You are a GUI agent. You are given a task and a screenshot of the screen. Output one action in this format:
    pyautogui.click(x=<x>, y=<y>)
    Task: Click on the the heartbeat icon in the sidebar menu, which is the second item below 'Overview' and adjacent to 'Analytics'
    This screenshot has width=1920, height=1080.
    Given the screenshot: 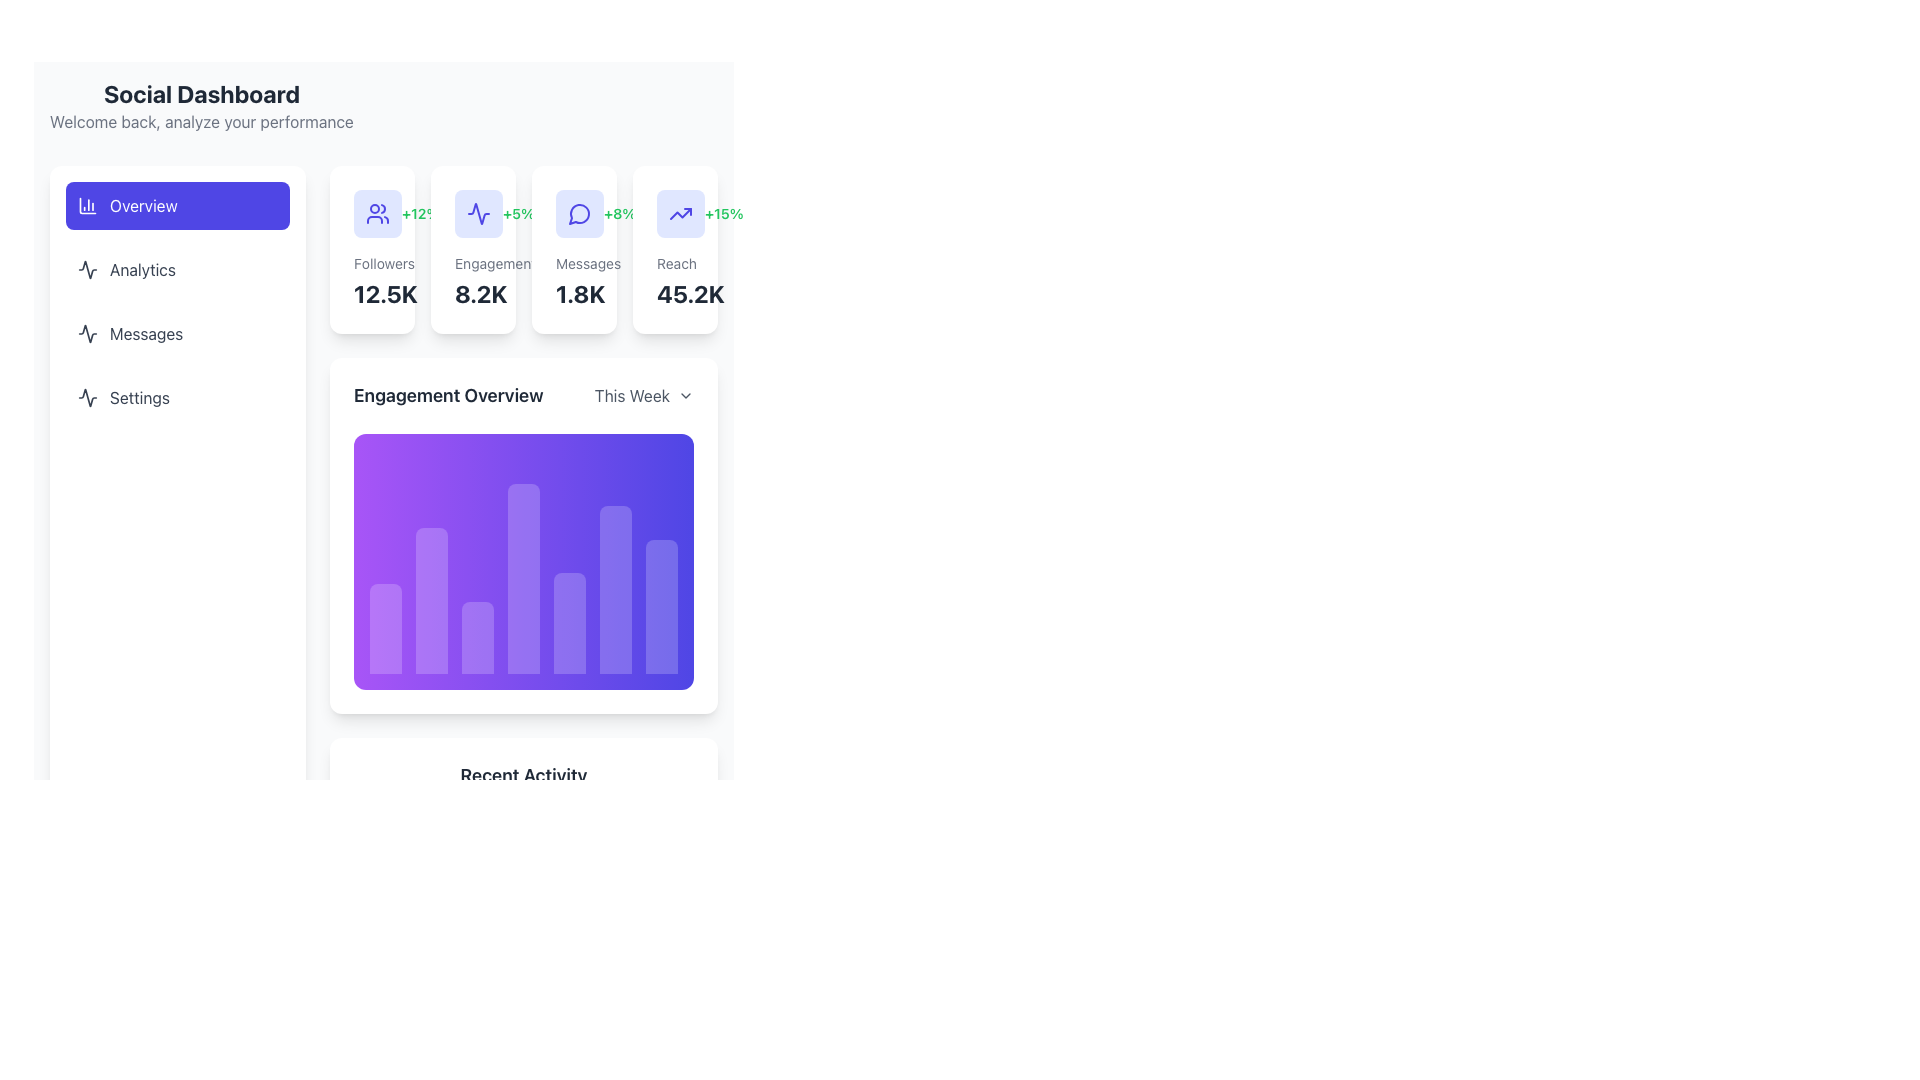 What is the action you would take?
    pyautogui.click(x=86, y=270)
    